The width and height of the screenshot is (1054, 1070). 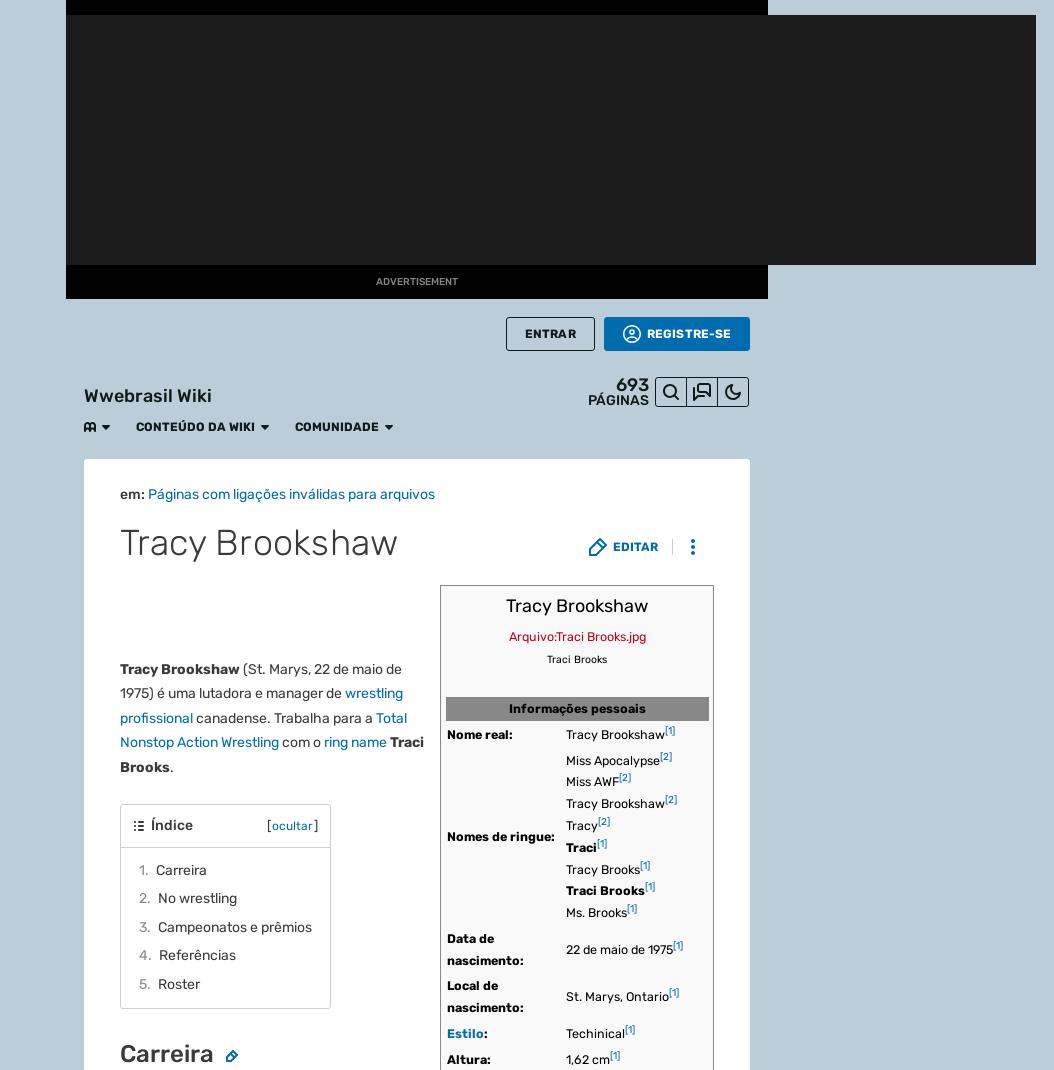 What do you see at coordinates (529, 201) in the screenshot?
I see `'The British Invasion'` at bounding box center [529, 201].